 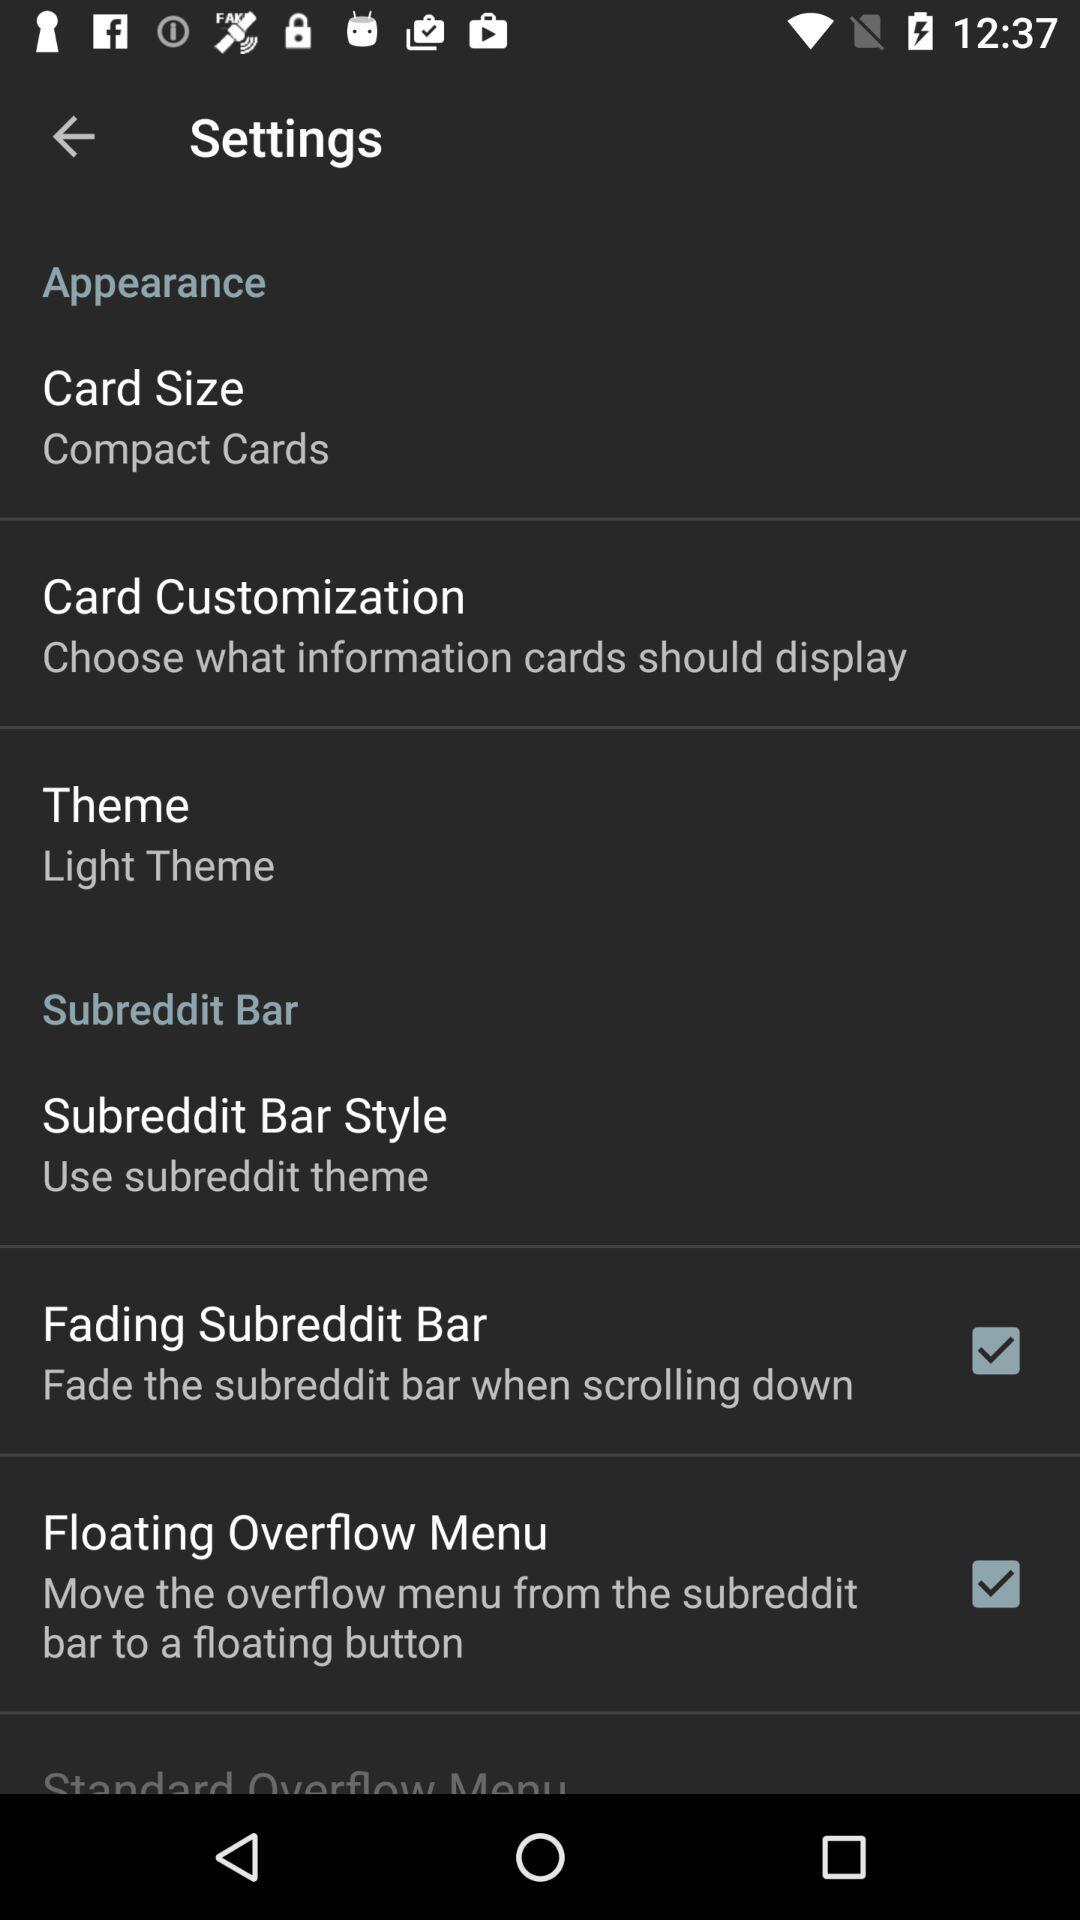 I want to click on app above the standard overflow menu, so click(x=477, y=1616).